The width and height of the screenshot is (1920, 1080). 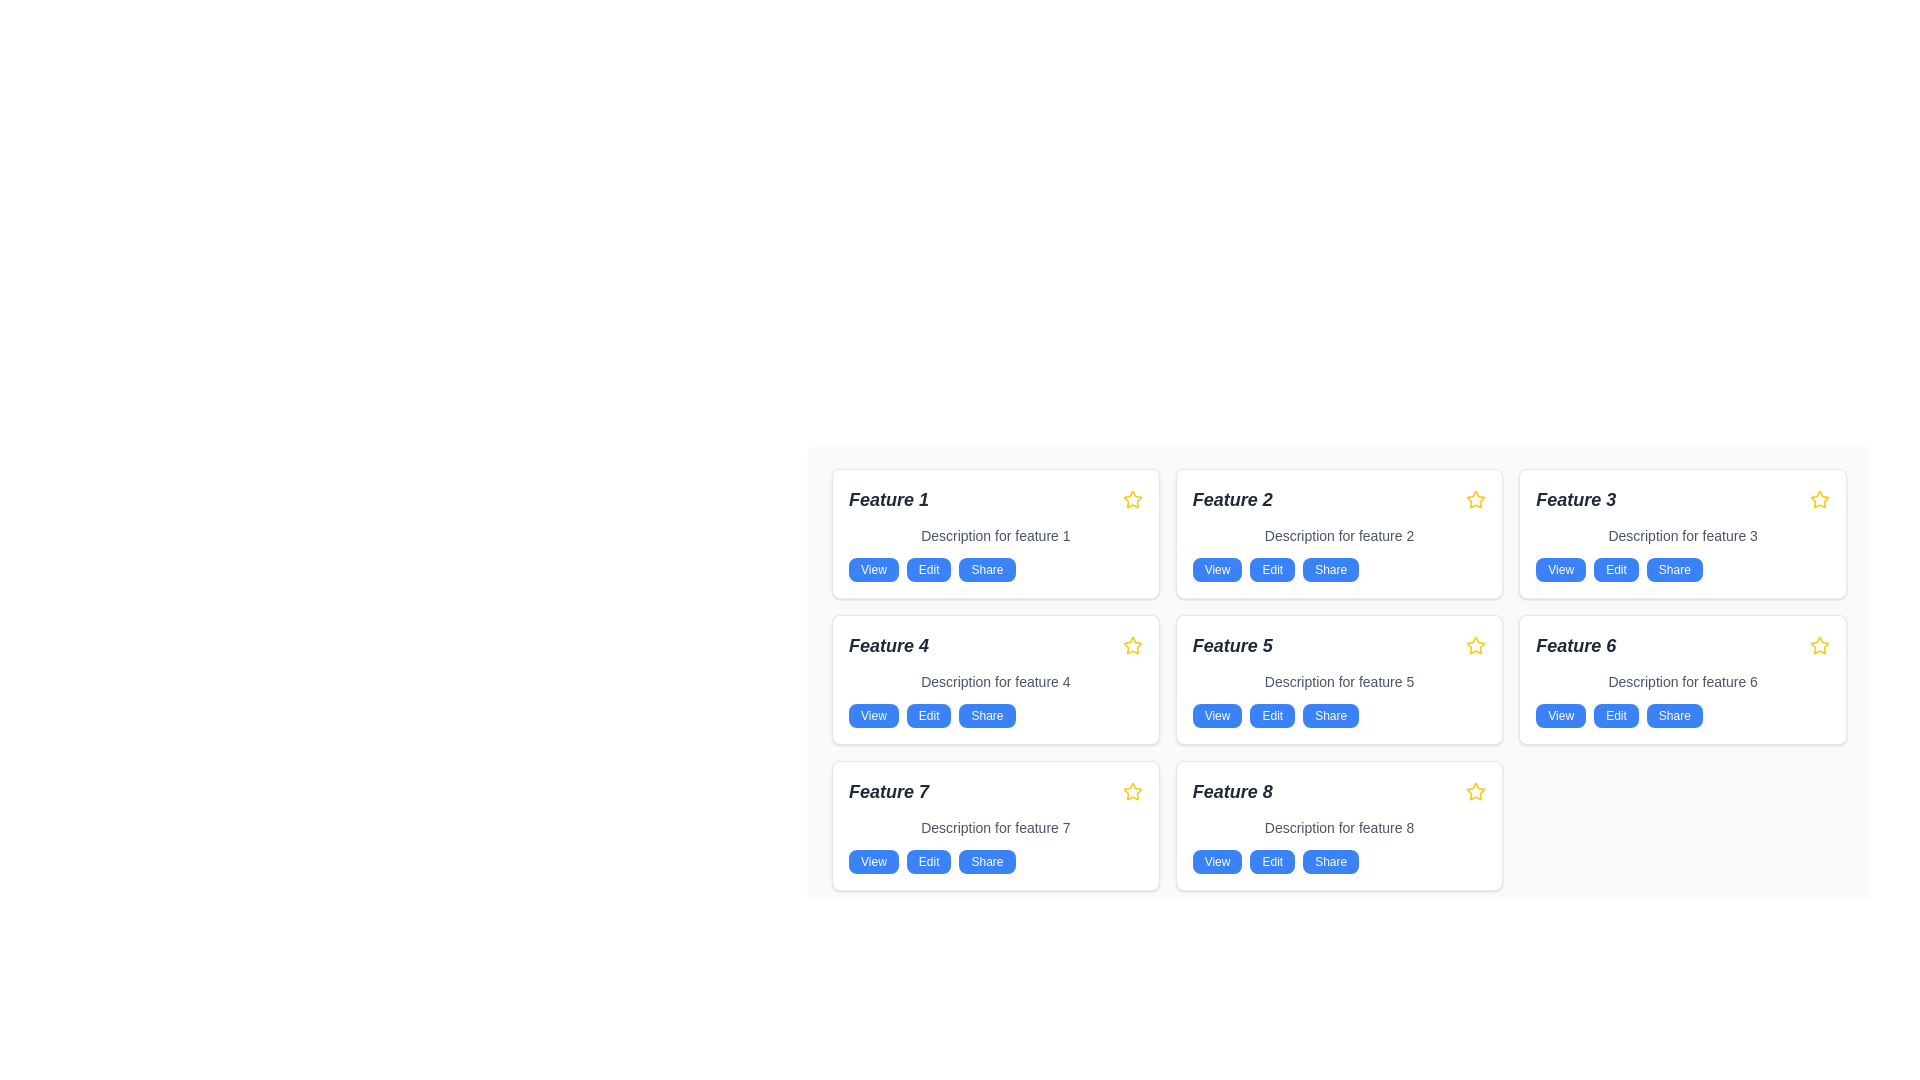 I want to click on the yellow star icon located to the right of the 'Feature 8' label, so click(x=1476, y=790).